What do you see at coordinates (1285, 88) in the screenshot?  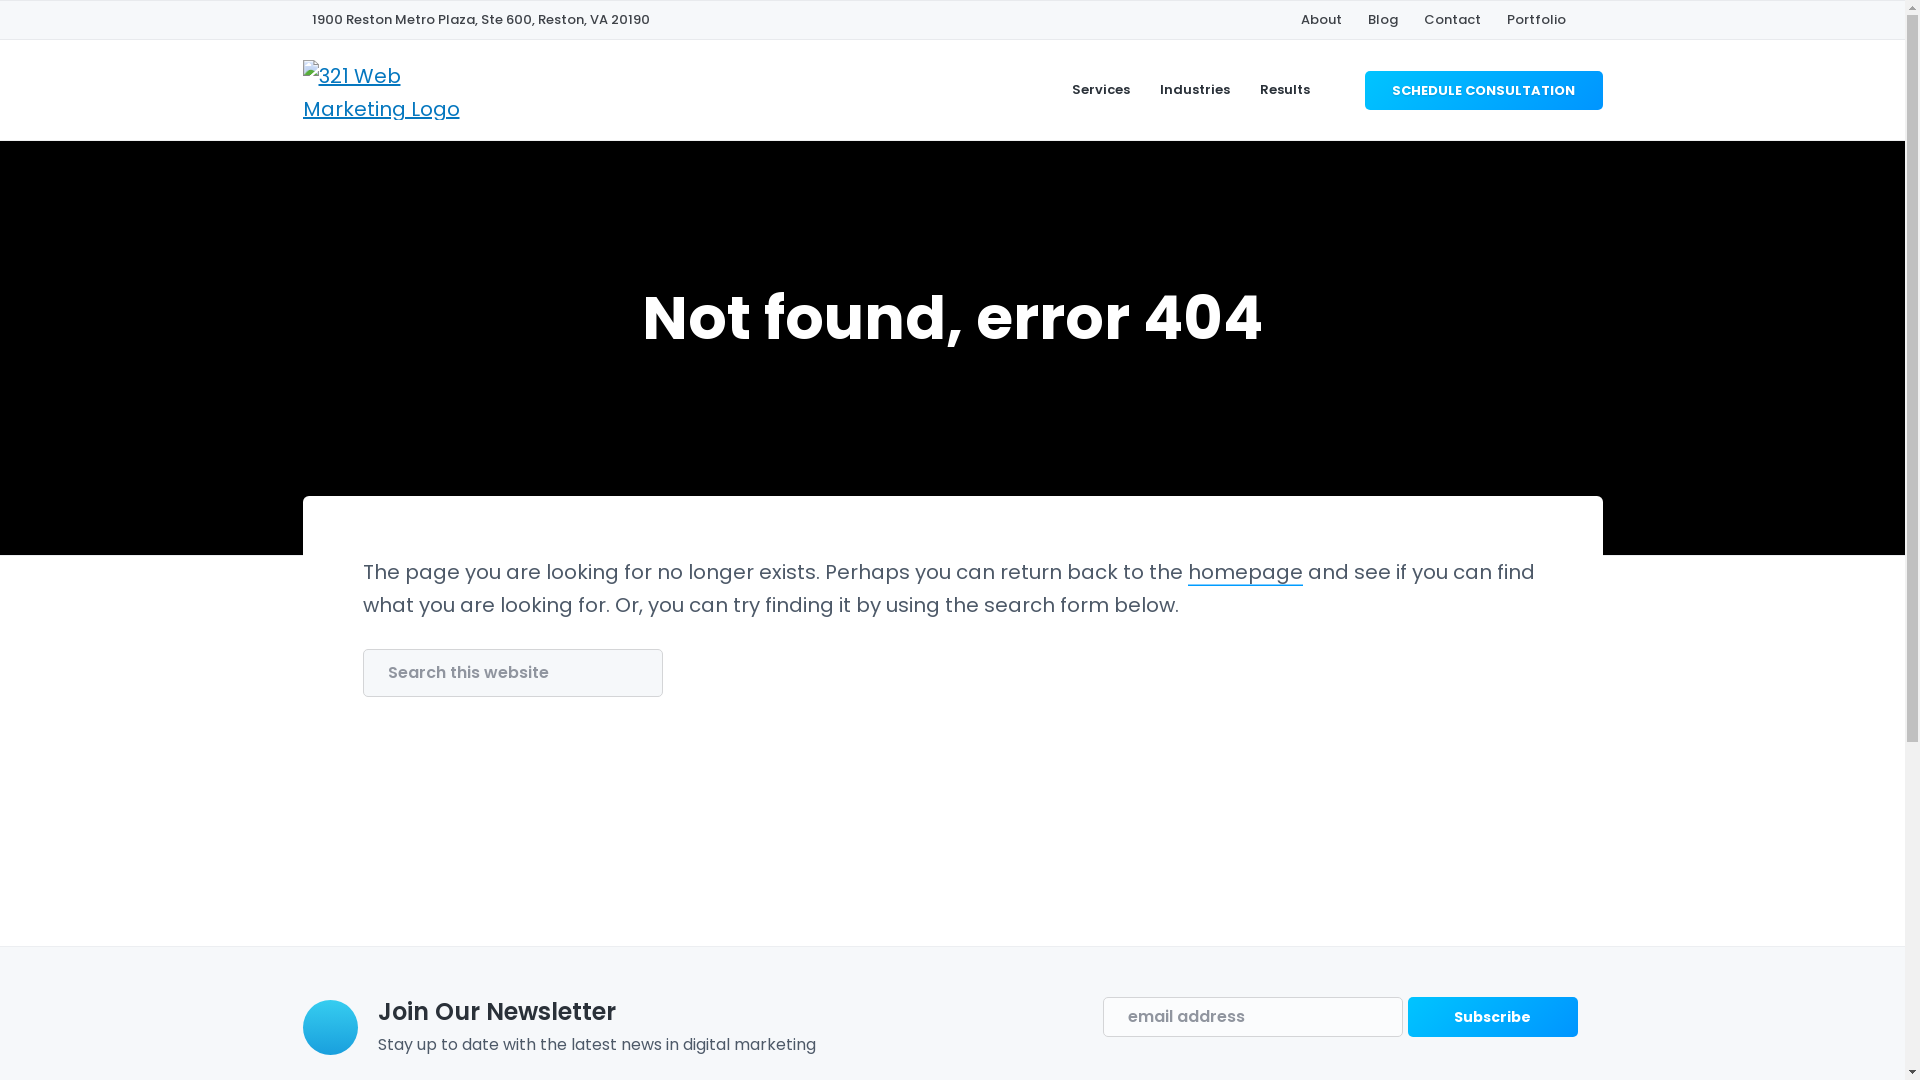 I see `'Results'` at bounding box center [1285, 88].